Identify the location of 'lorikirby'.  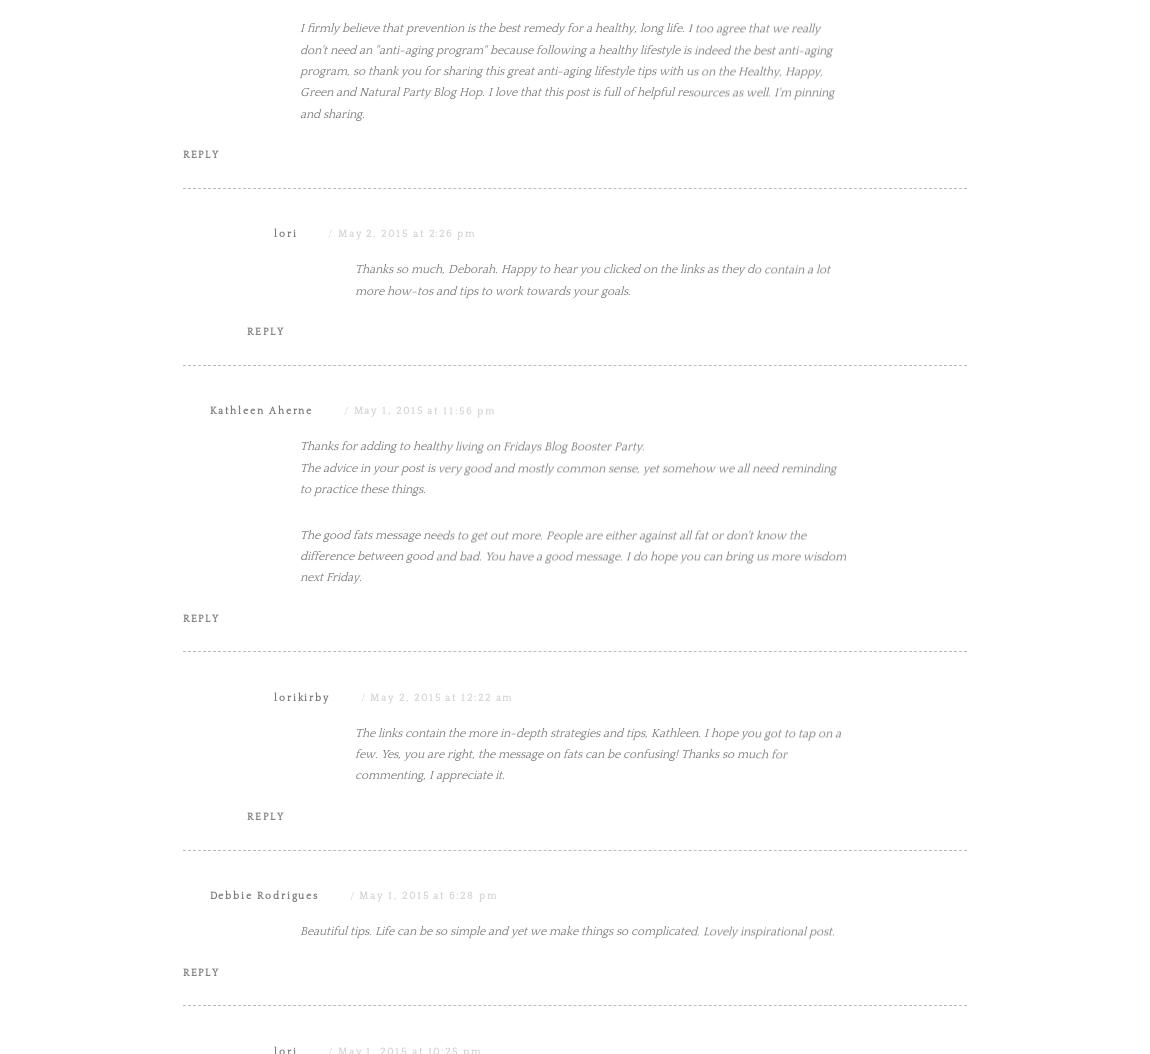
(301, 897).